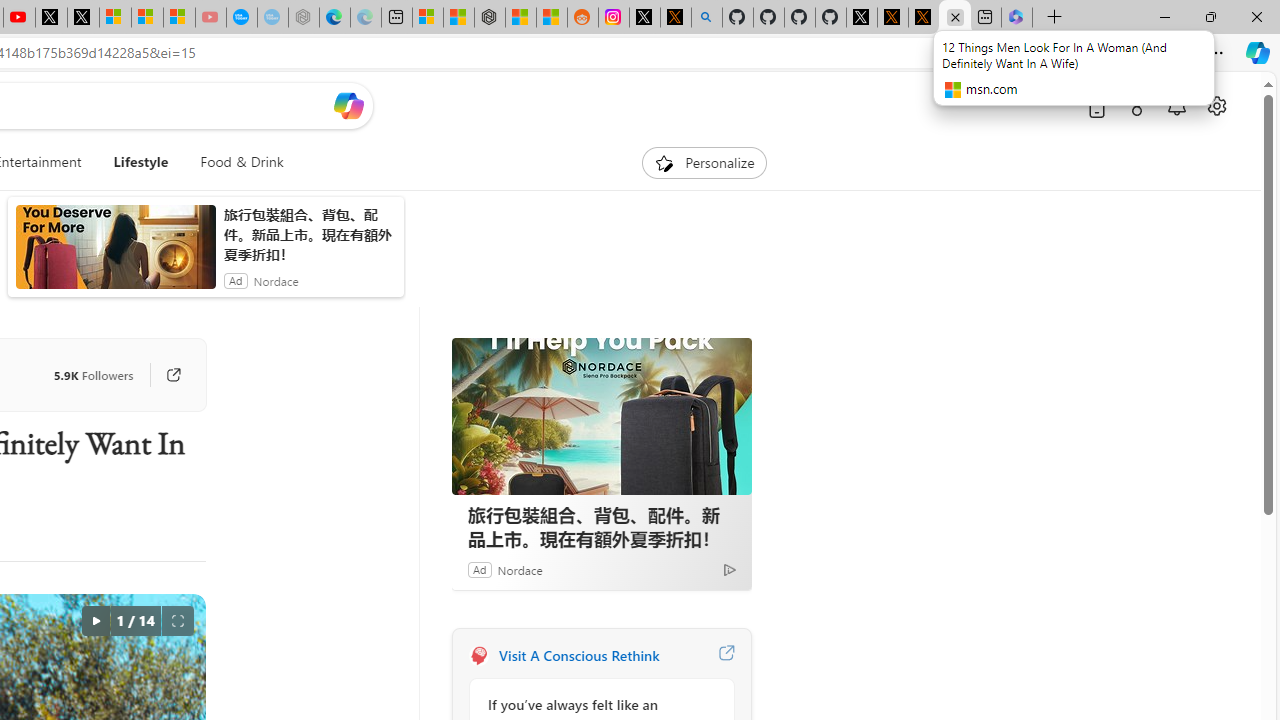 The height and width of the screenshot is (720, 1280). I want to click on 'Gloom - YouTube - Sleeping', so click(211, 17).